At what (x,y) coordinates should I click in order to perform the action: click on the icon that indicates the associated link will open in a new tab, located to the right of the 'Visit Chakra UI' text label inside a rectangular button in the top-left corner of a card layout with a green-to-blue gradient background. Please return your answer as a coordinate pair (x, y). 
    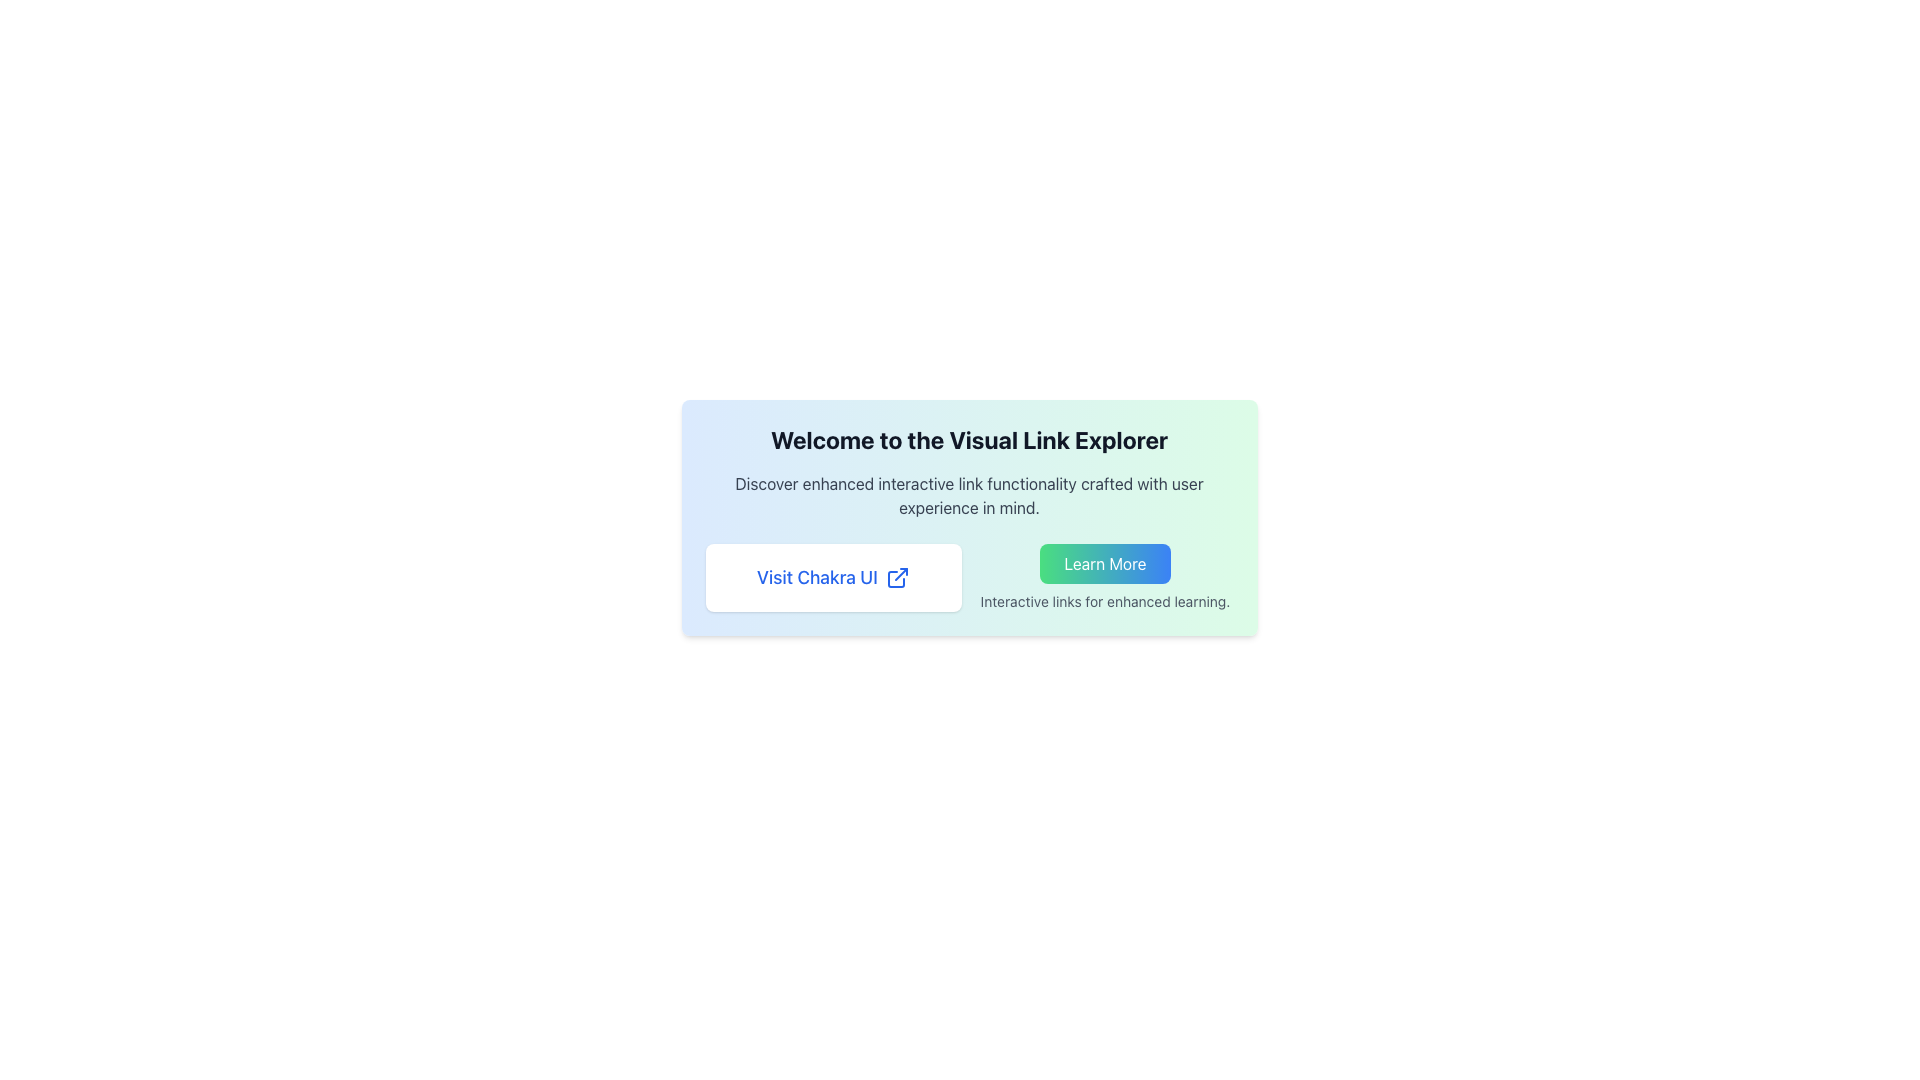
    Looking at the image, I should click on (896, 578).